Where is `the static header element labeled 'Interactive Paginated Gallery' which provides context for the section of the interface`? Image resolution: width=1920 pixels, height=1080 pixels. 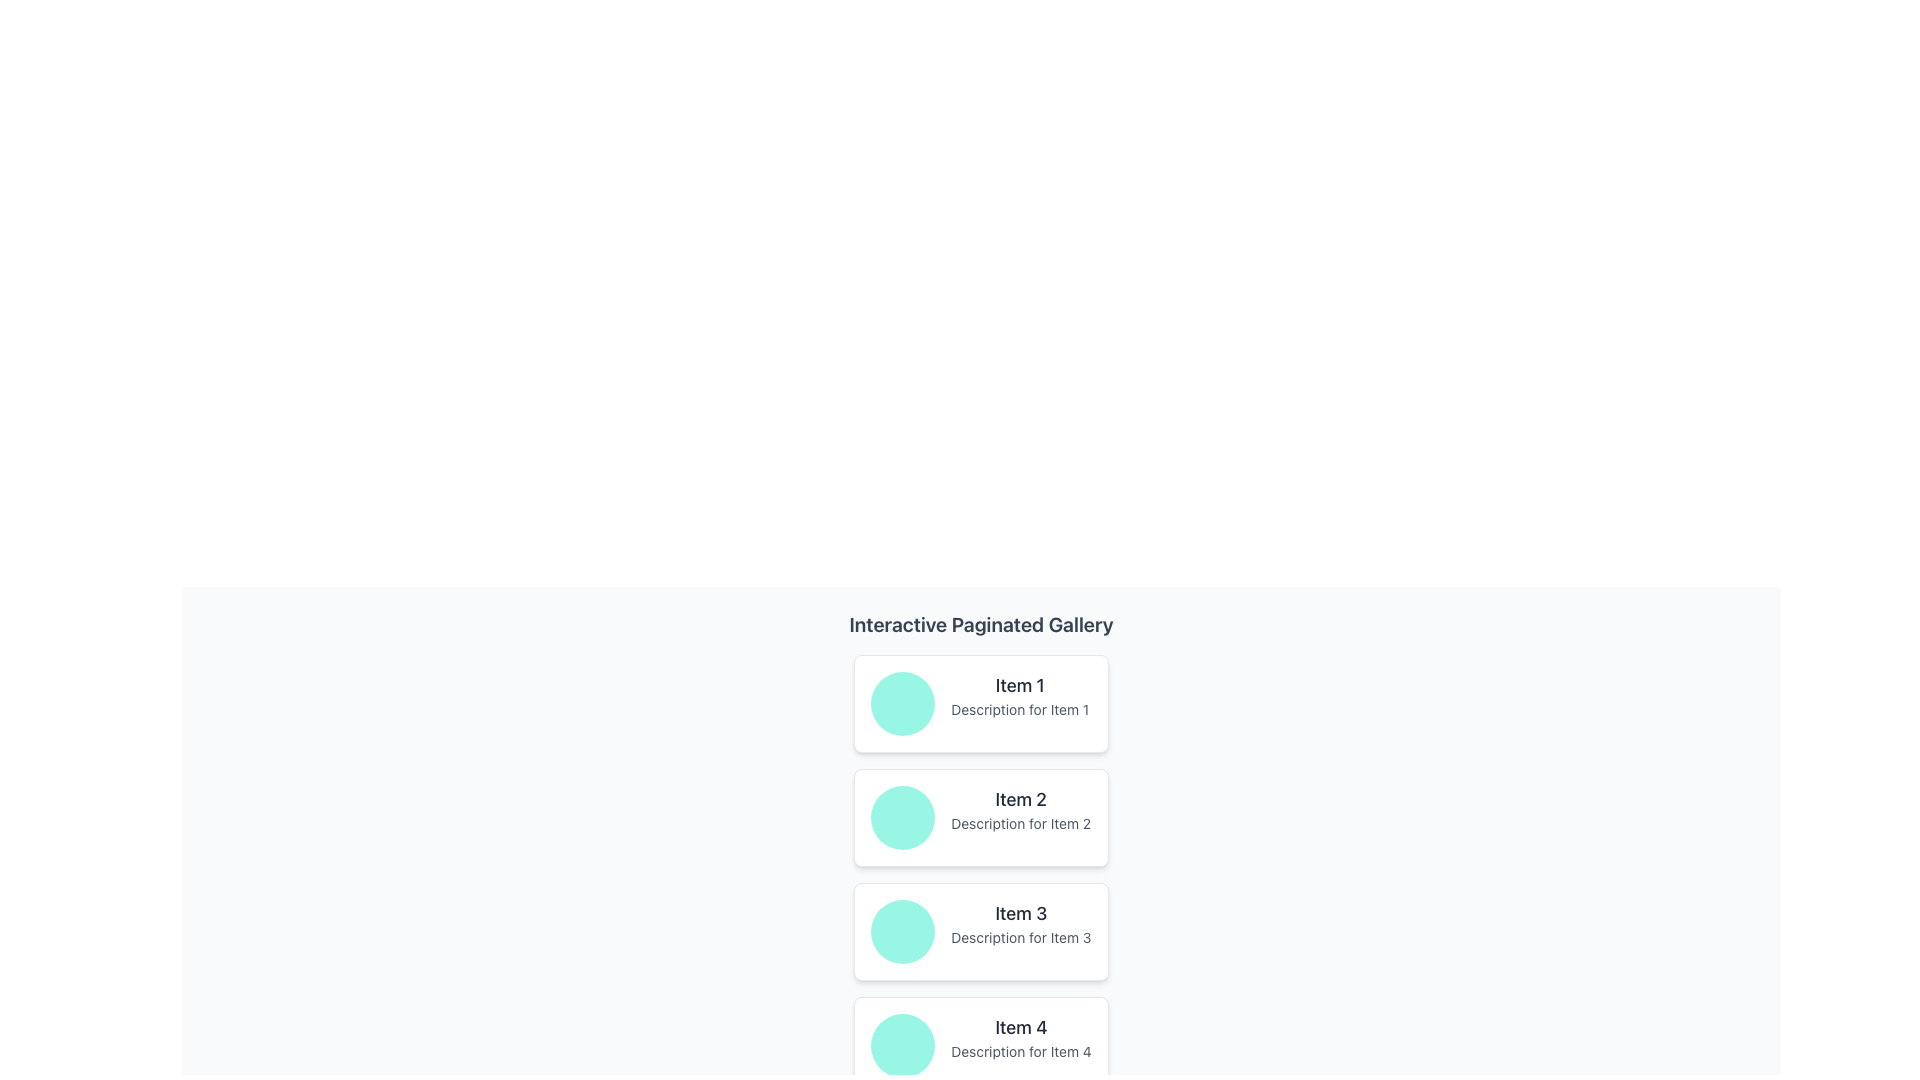
the static header element labeled 'Interactive Paginated Gallery' which provides context for the section of the interface is located at coordinates (981, 623).